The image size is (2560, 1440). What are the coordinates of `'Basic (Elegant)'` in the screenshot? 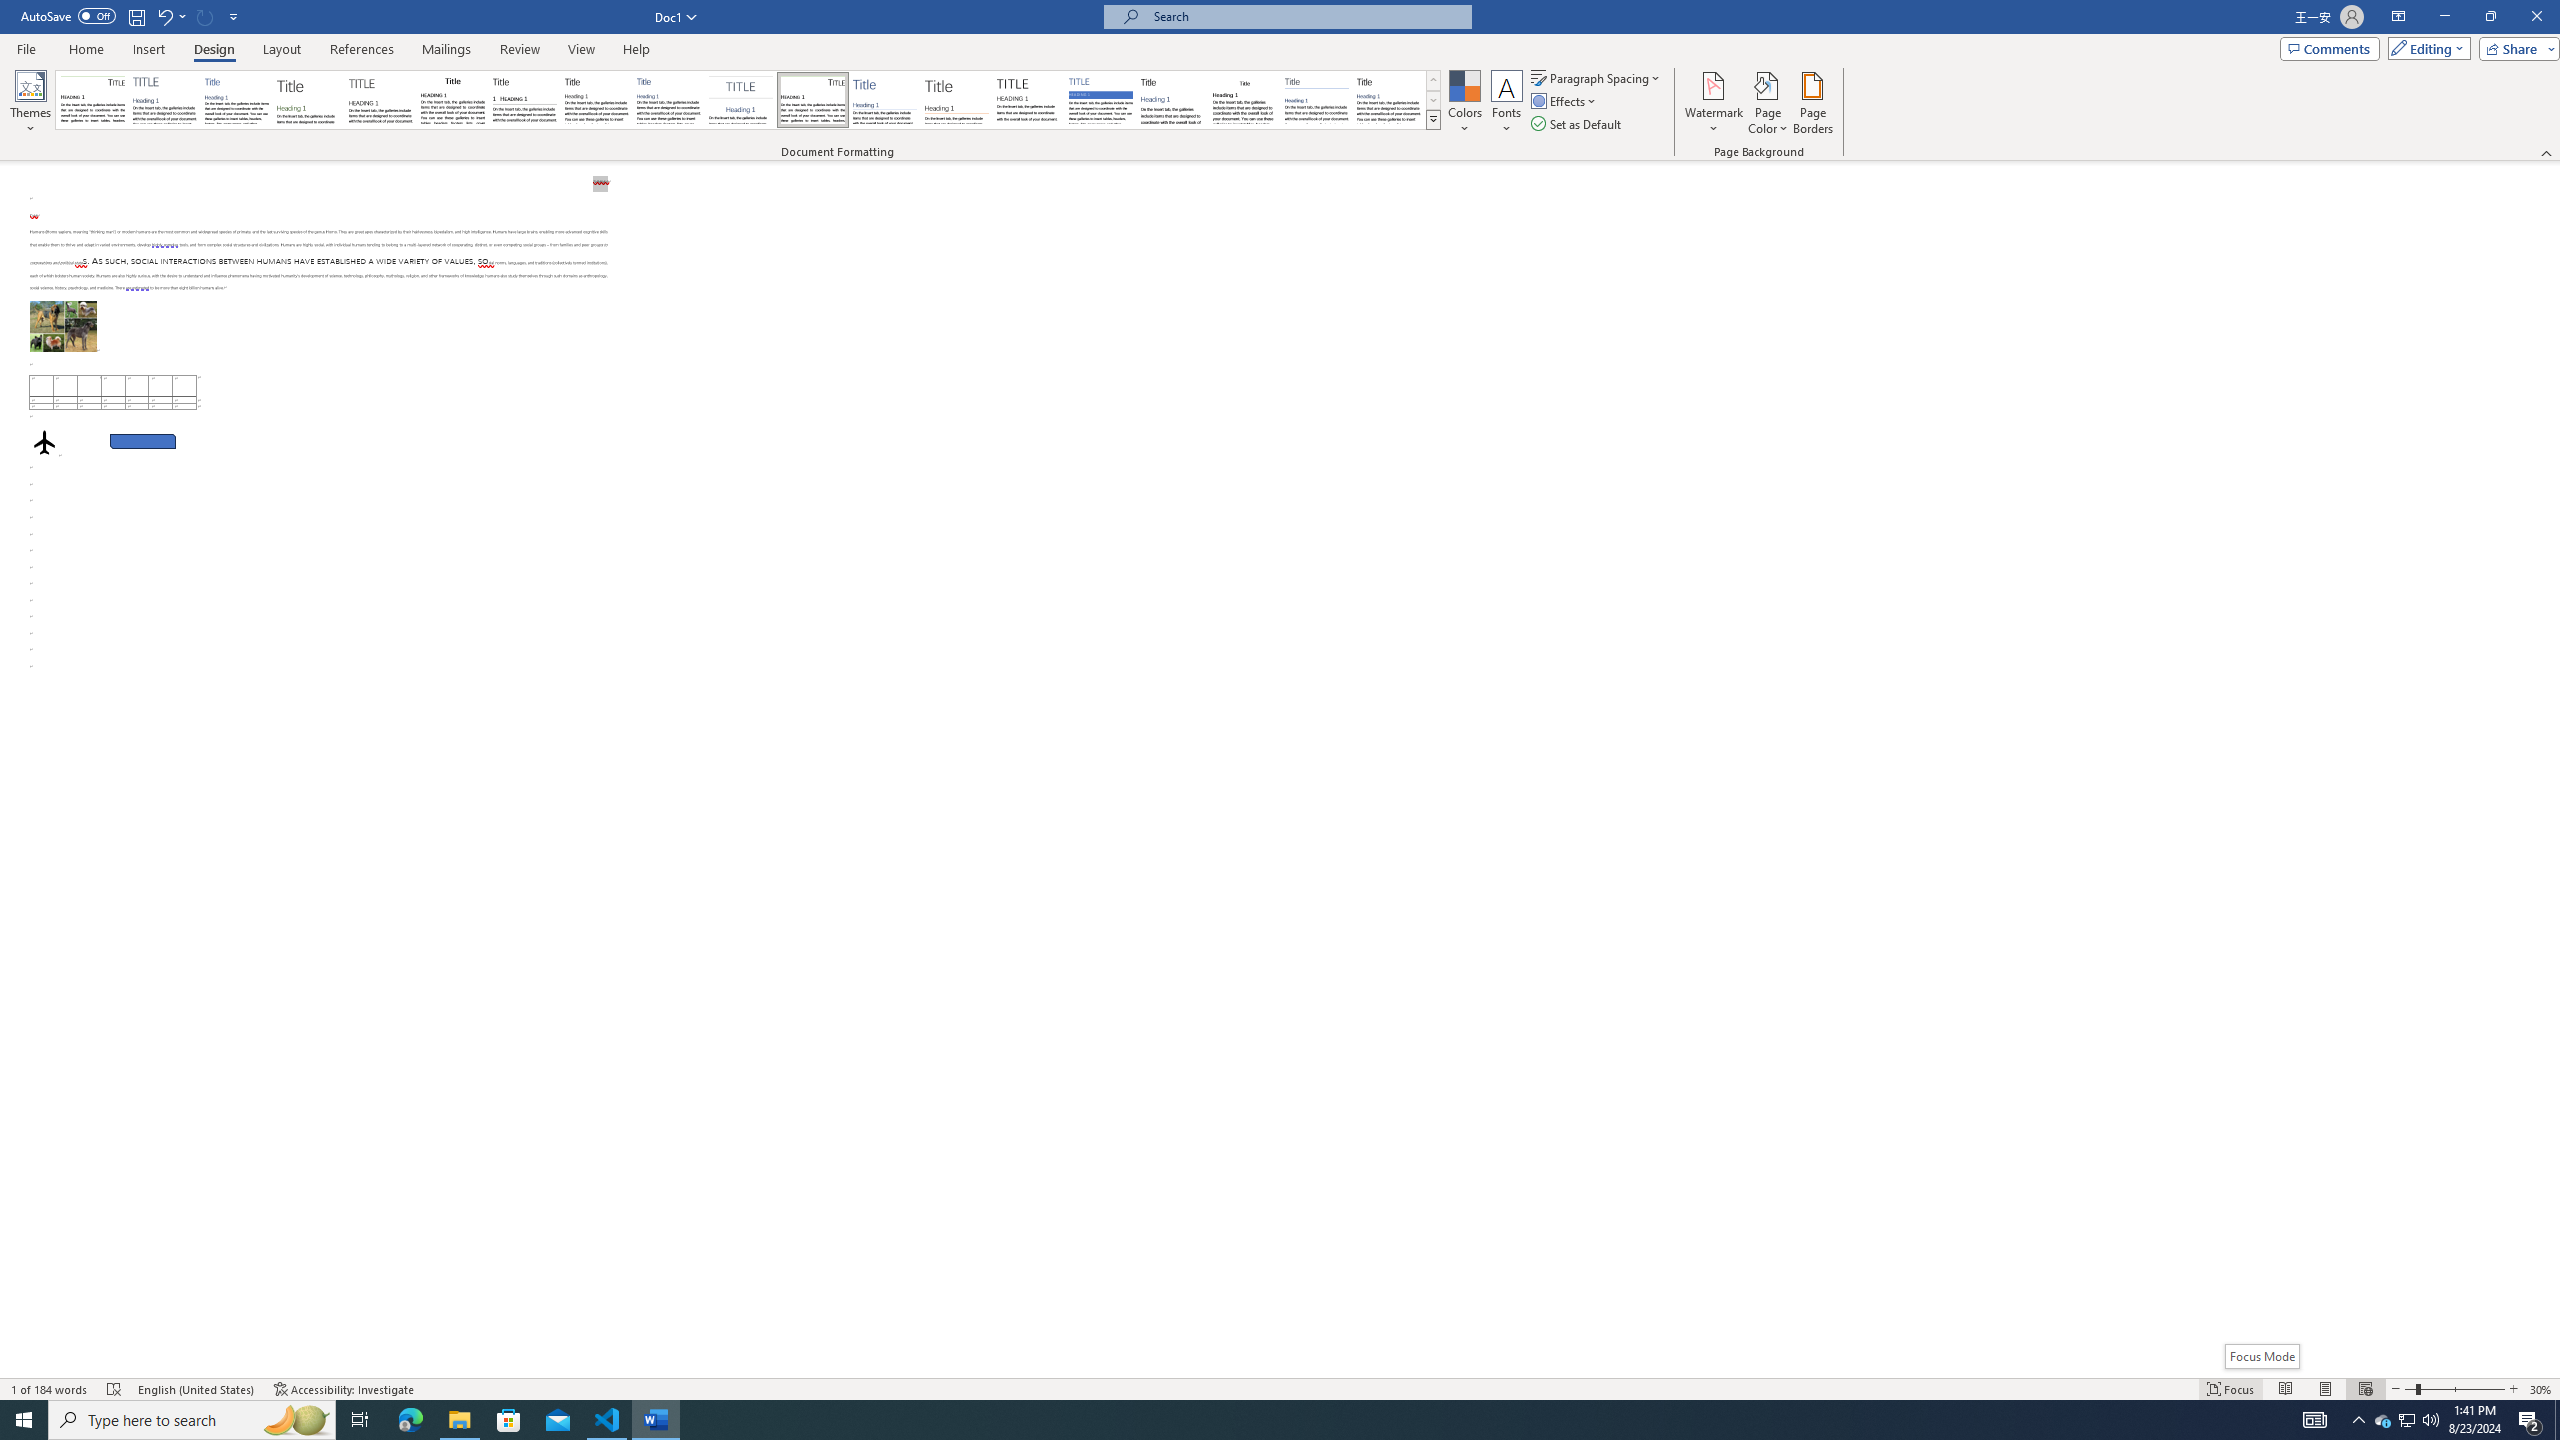 It's located at (164, 99).